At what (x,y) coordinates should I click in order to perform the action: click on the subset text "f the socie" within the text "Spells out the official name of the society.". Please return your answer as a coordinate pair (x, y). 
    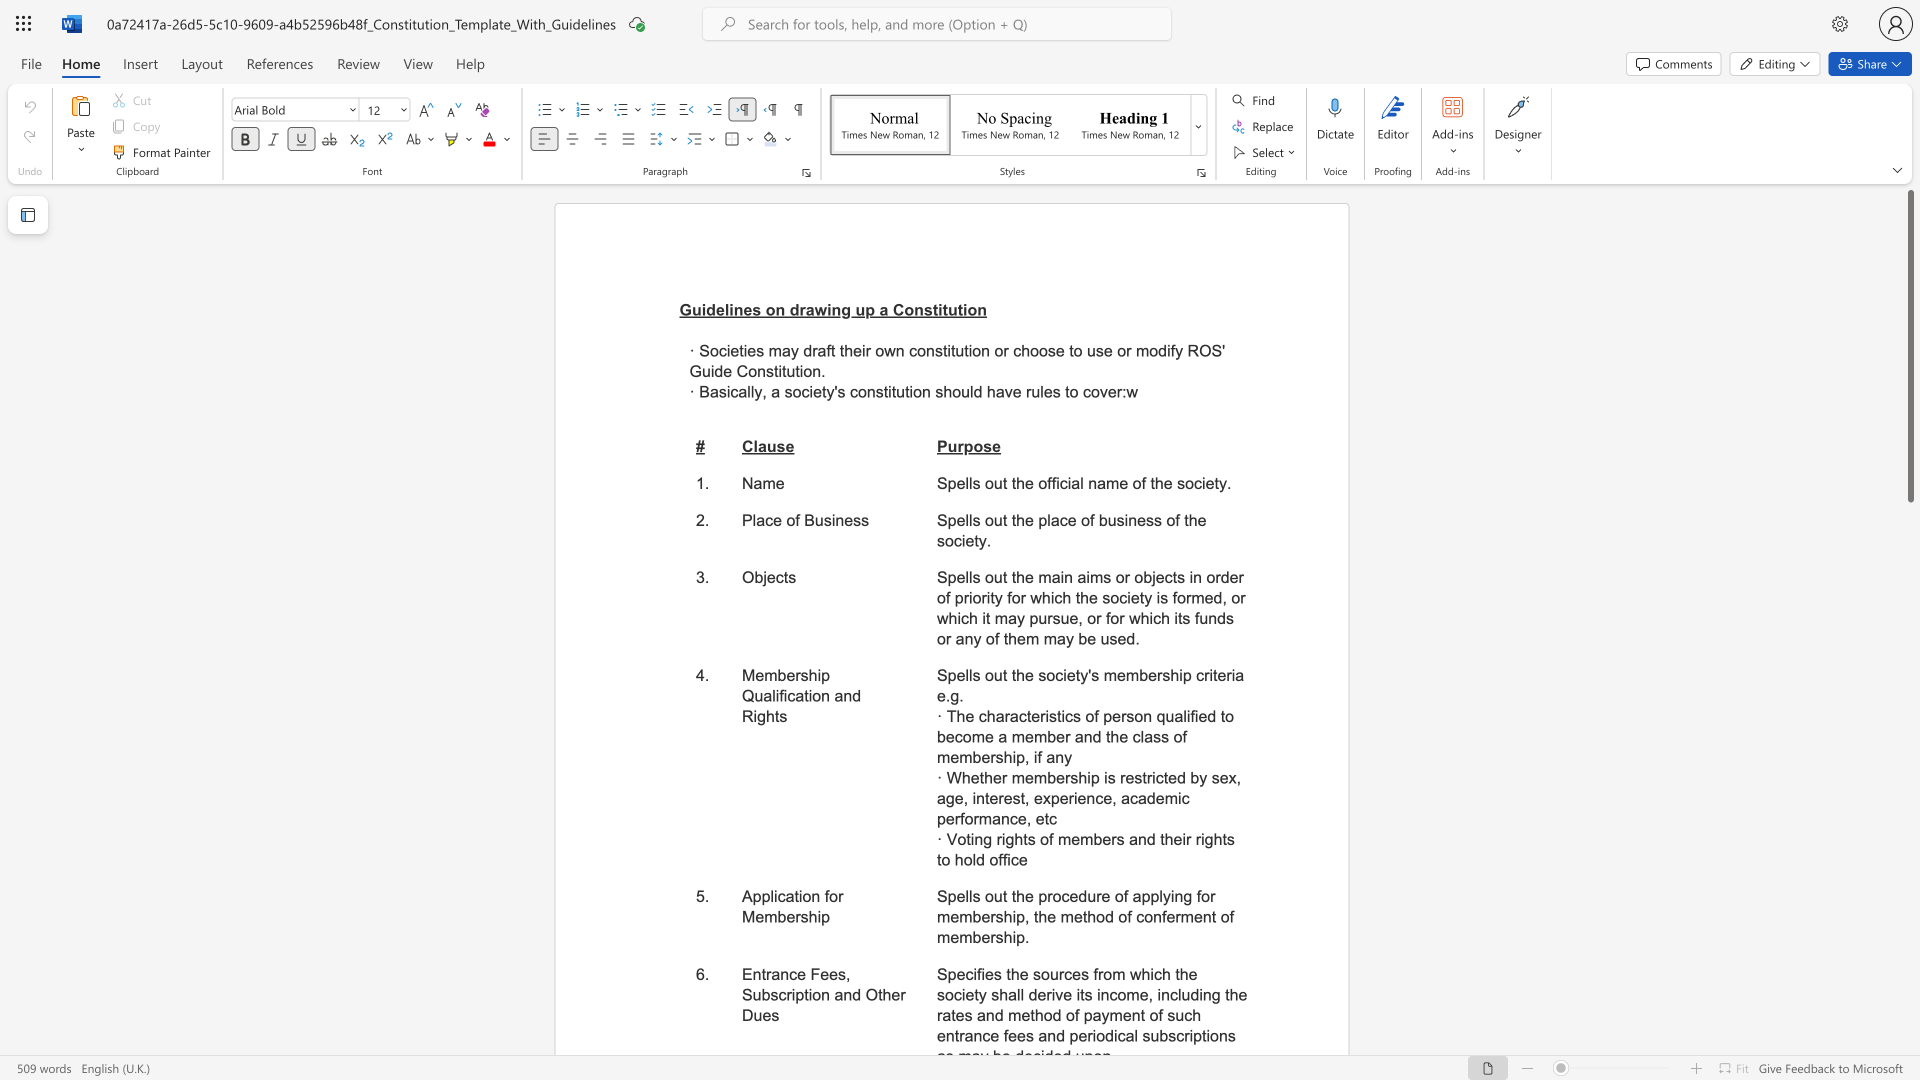
    Looking at the image, I should click on (1141, 483).